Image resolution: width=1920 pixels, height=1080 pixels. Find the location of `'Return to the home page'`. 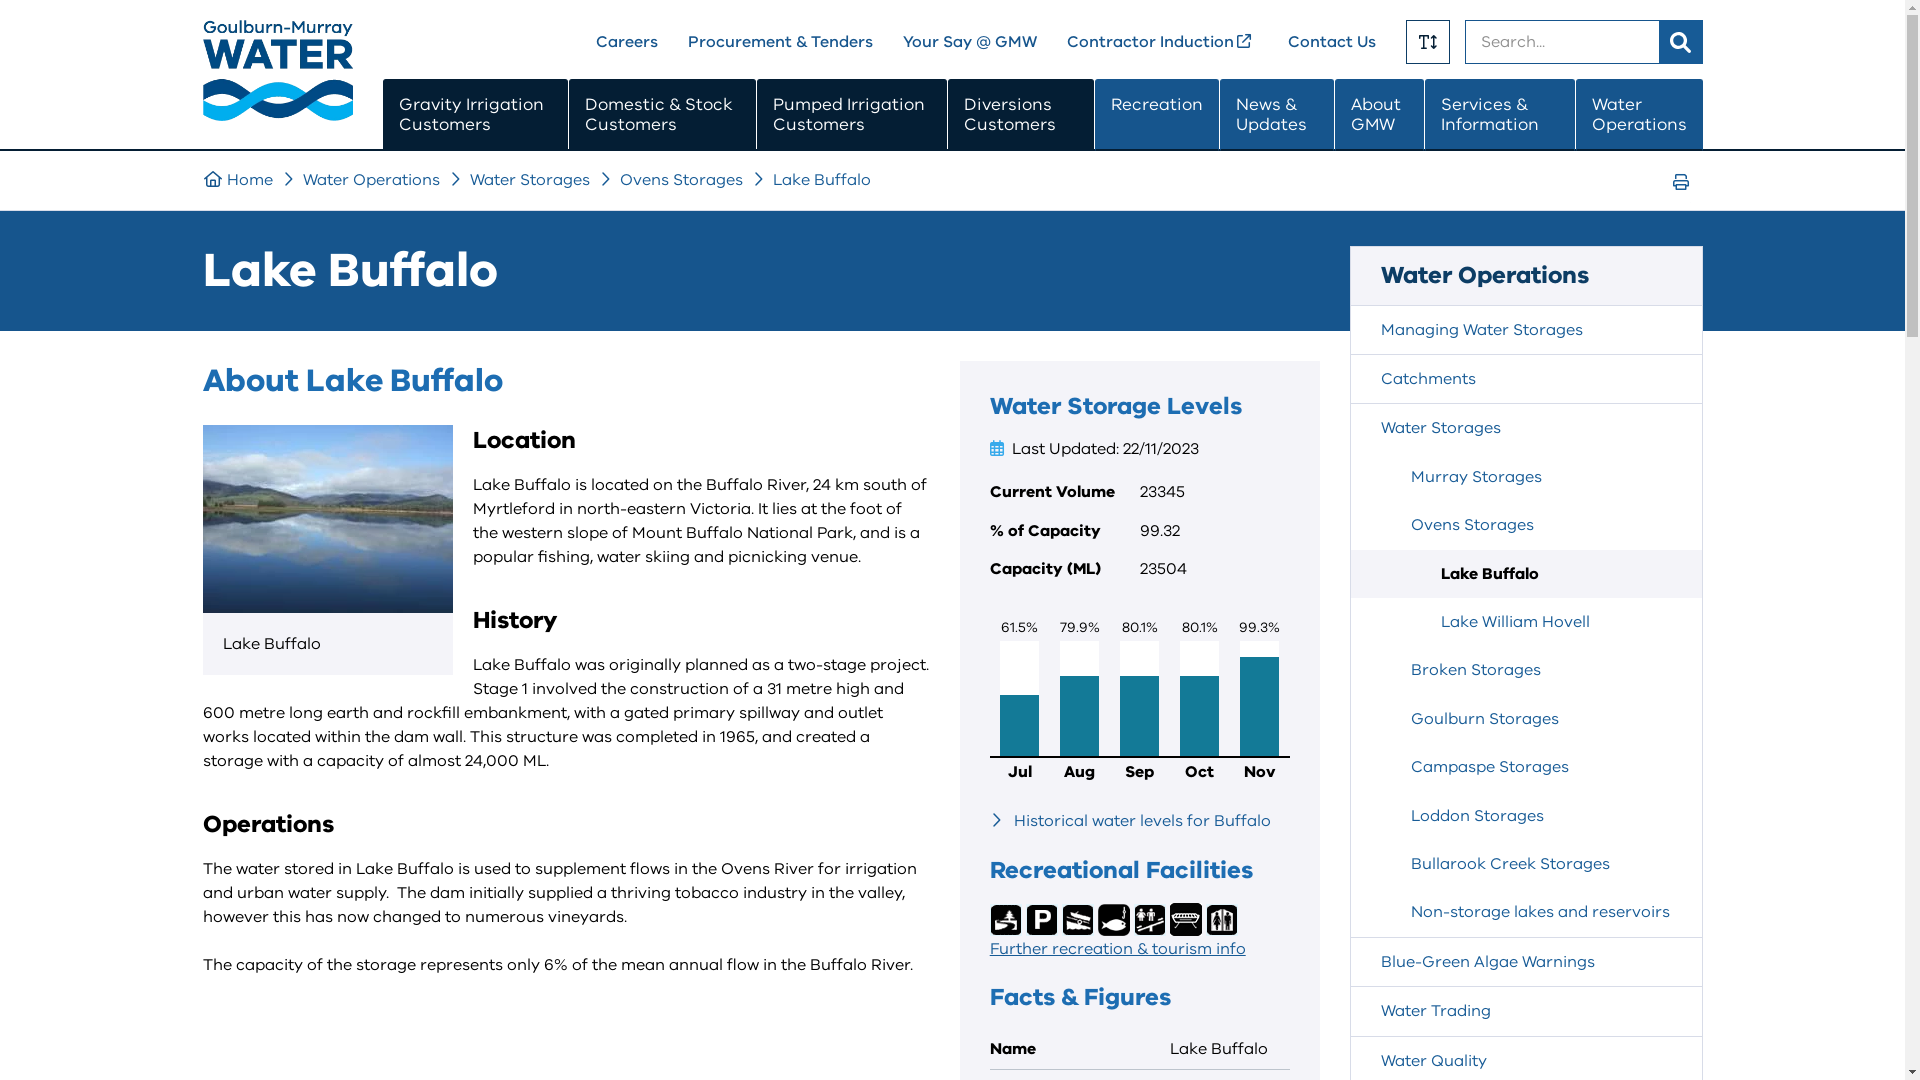

'Return to the home page' is located at coordinates (276, 115).